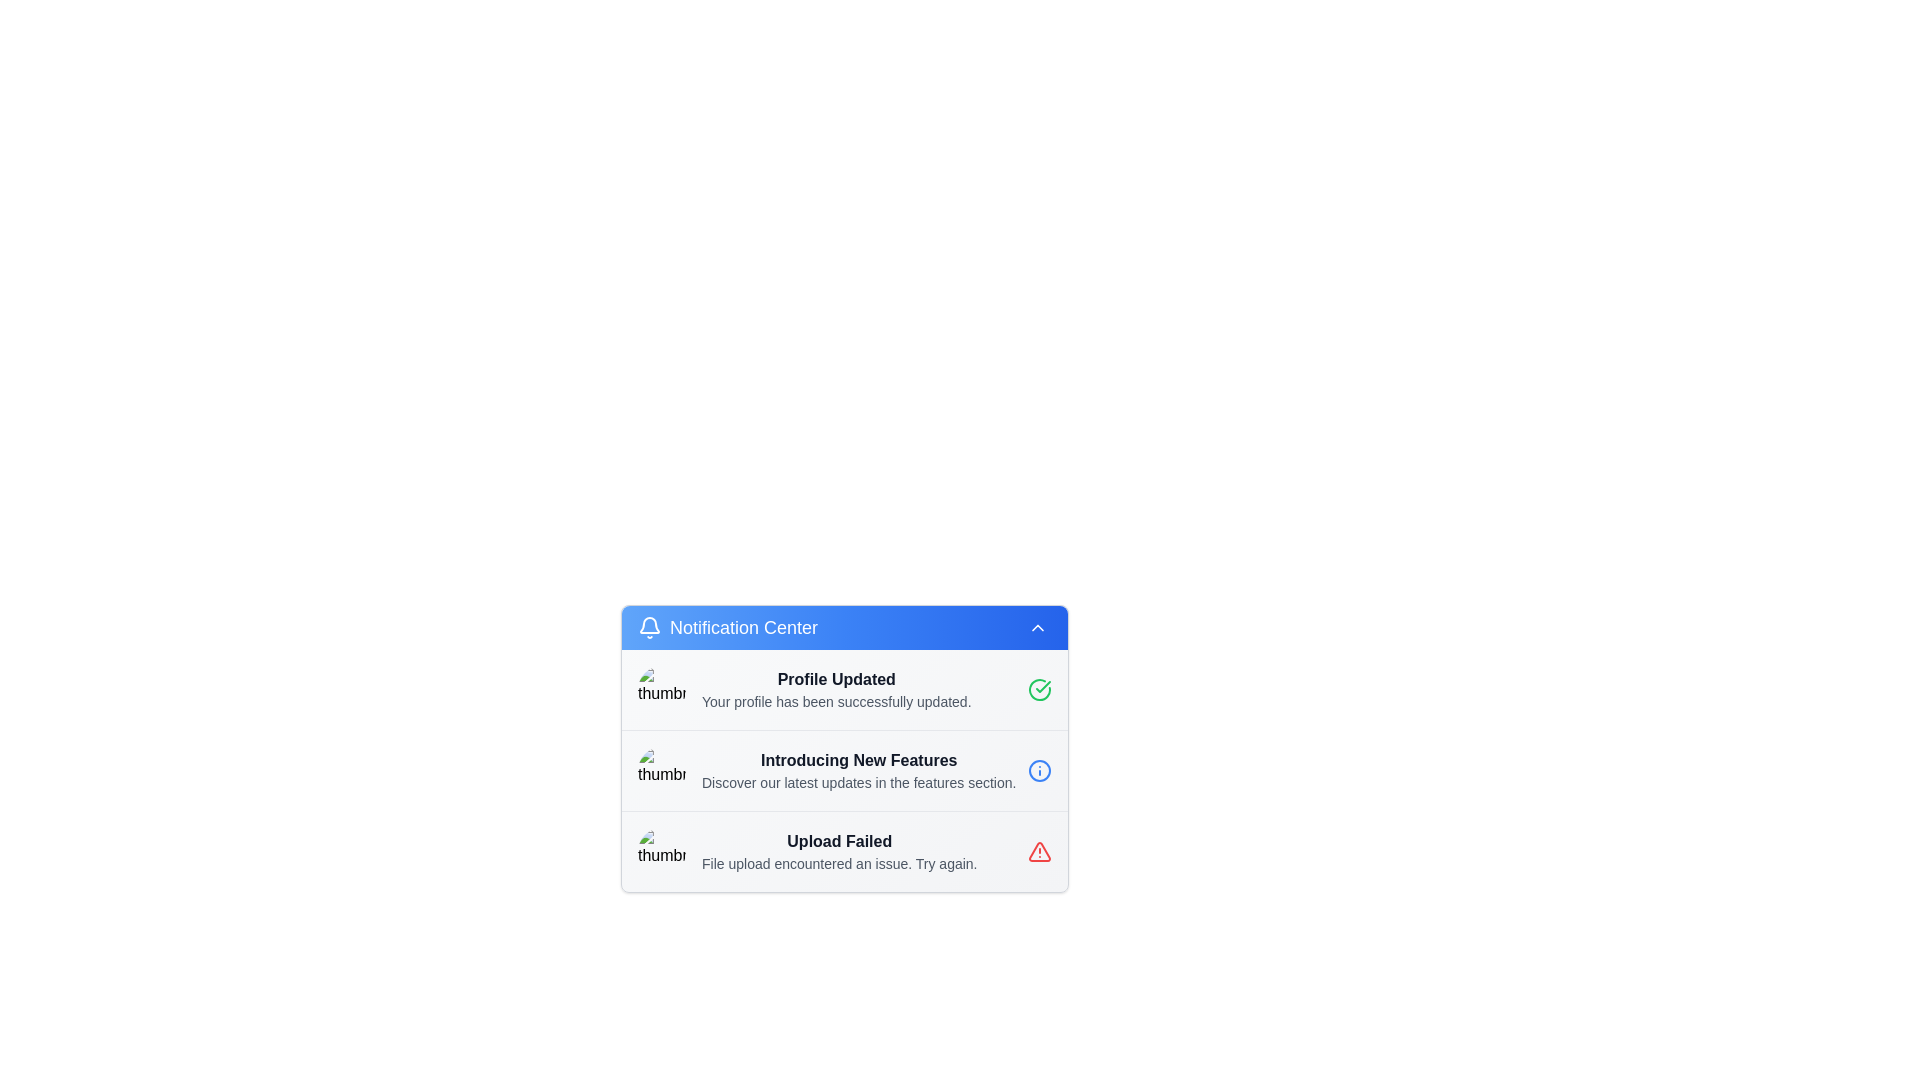  Describe the element at coordinates (836, 701) in the screenshot. I see `text label stating 'Your profile has been successfully updated.' located below the 'Profile Updated' heading in the 'Notification Center.'` at that location.